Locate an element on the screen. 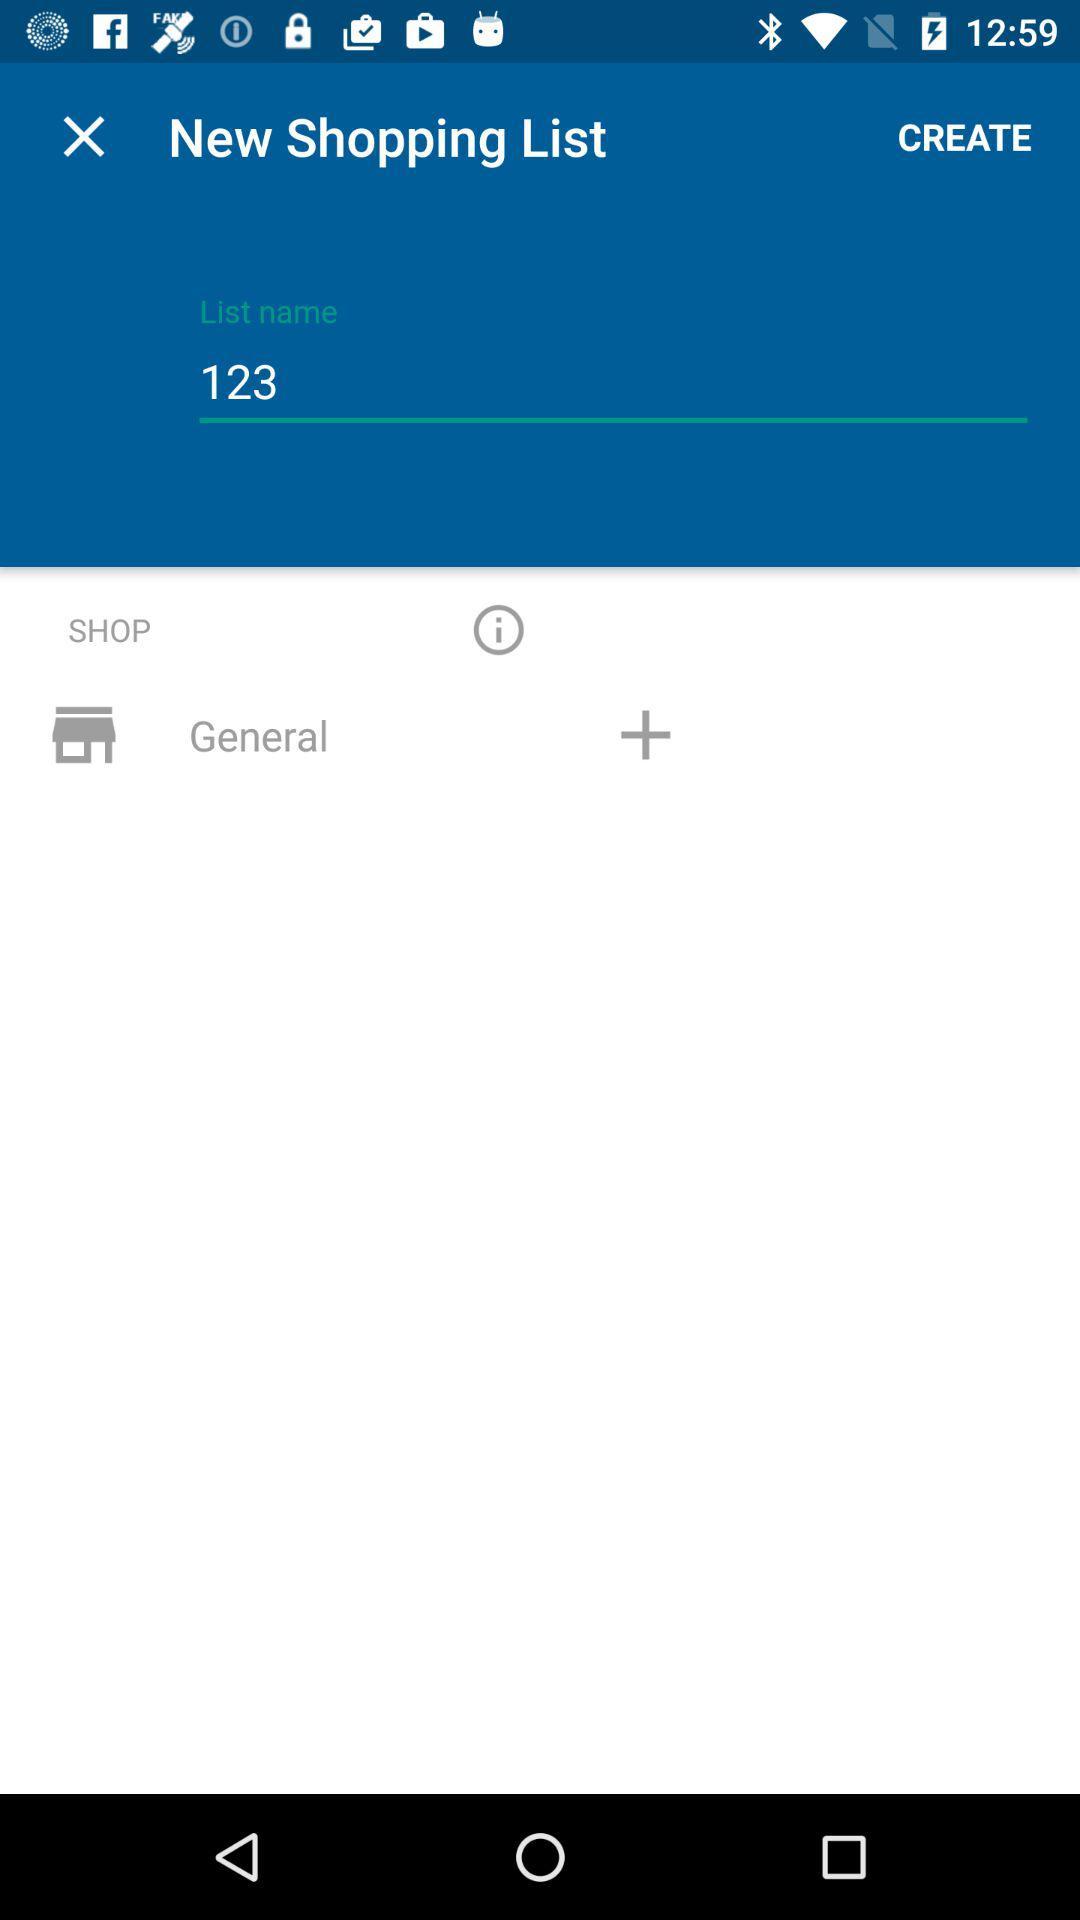 The height and width of the screenshot is (1920, 1080). more information is located at coordinates (497, 628).